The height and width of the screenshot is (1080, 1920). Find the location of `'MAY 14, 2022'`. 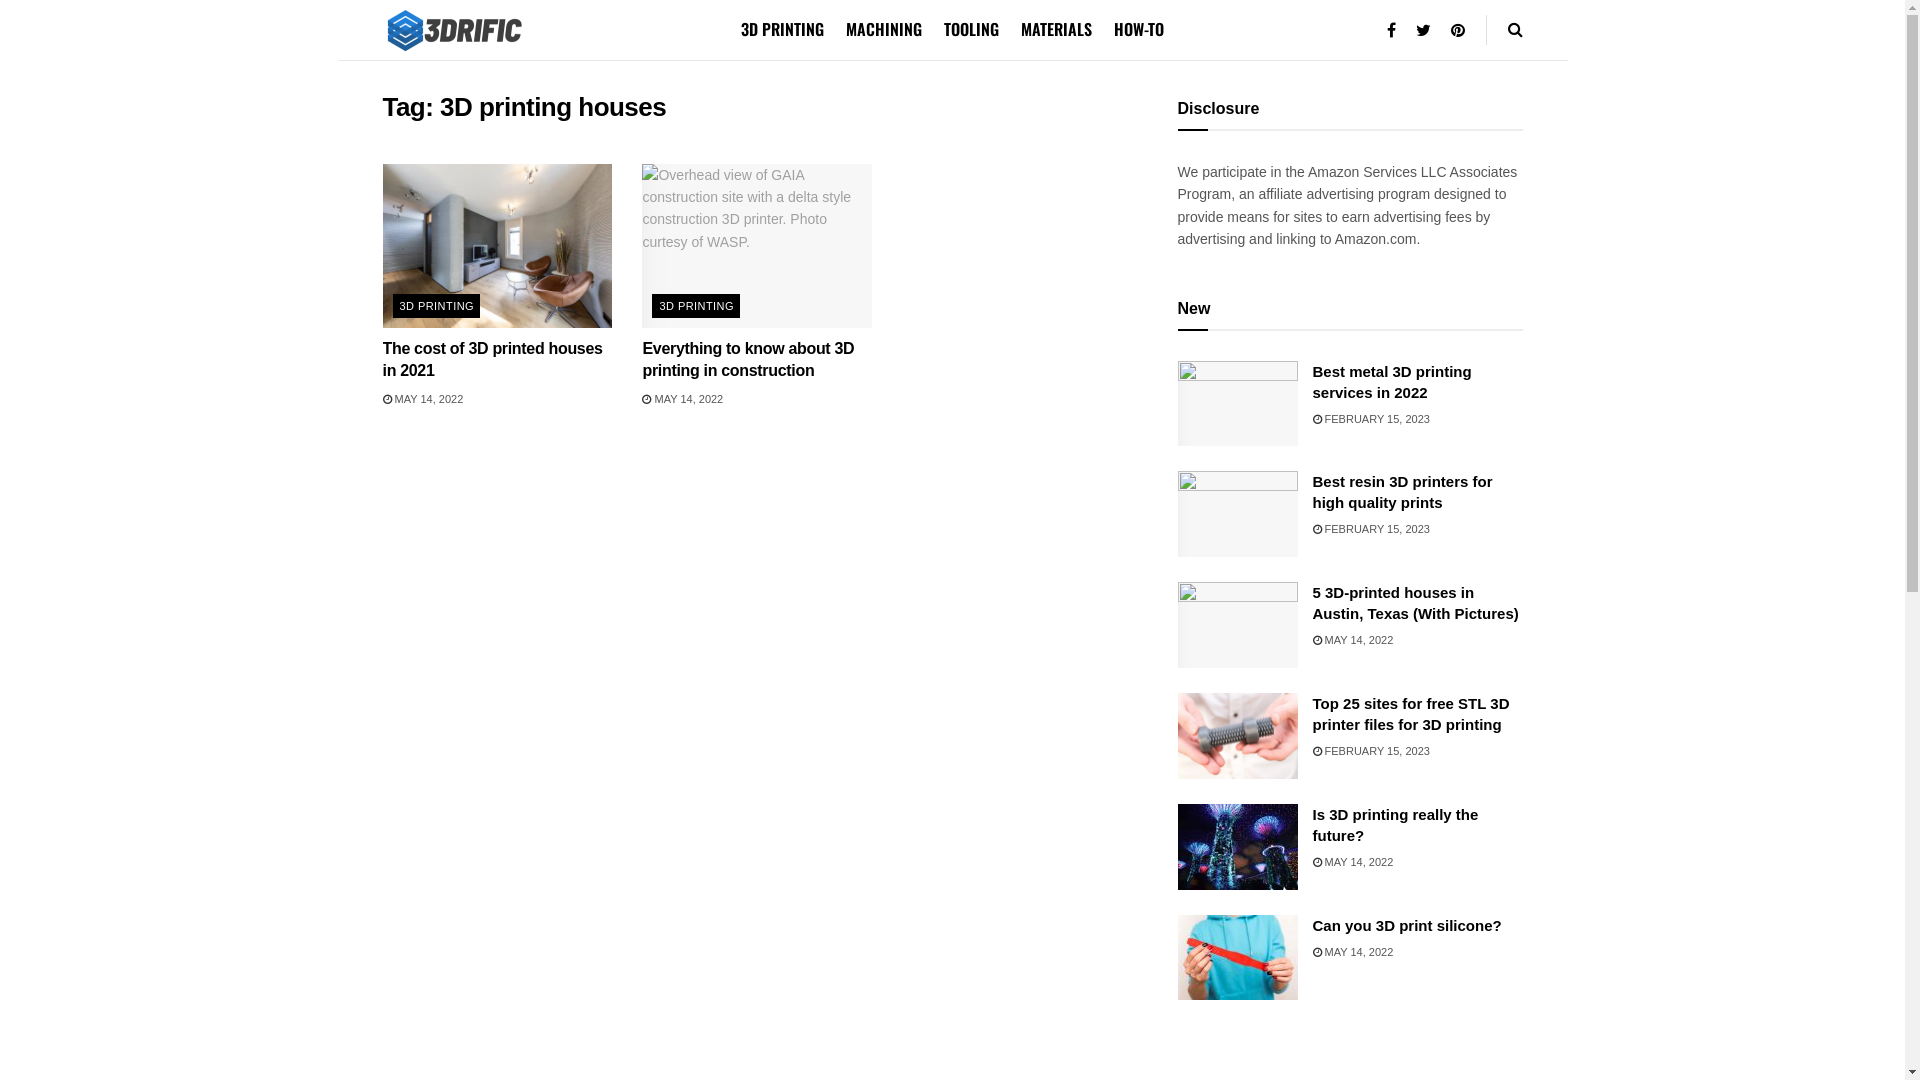

'MAY 14, 2022' is located at coordinates (1352, 860).